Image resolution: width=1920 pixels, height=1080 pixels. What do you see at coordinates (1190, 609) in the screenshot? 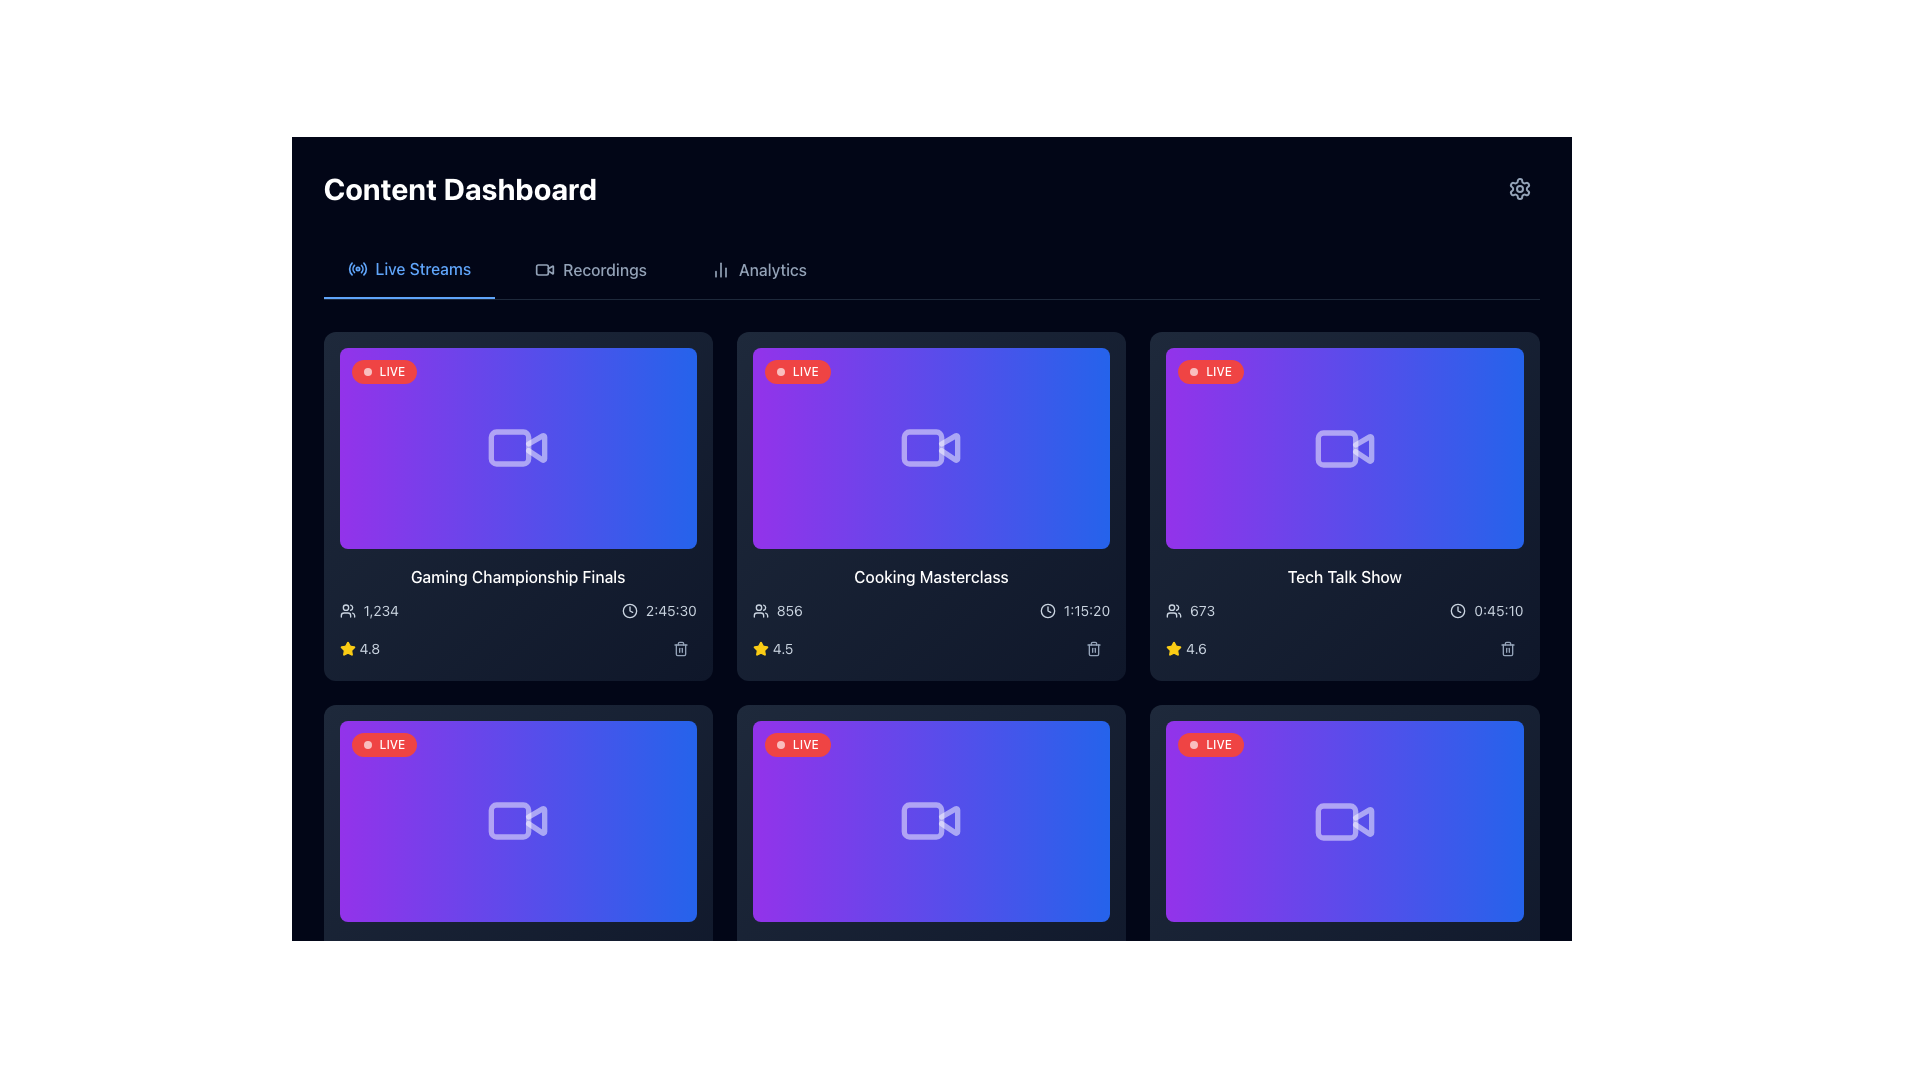
I see `the Text-Icon Pair that displays the number of viewers for the 'Tech Talk Show', located in the top-right quadrant of the UI, to the left of the time indicator` at bounding box center [1190, 609].